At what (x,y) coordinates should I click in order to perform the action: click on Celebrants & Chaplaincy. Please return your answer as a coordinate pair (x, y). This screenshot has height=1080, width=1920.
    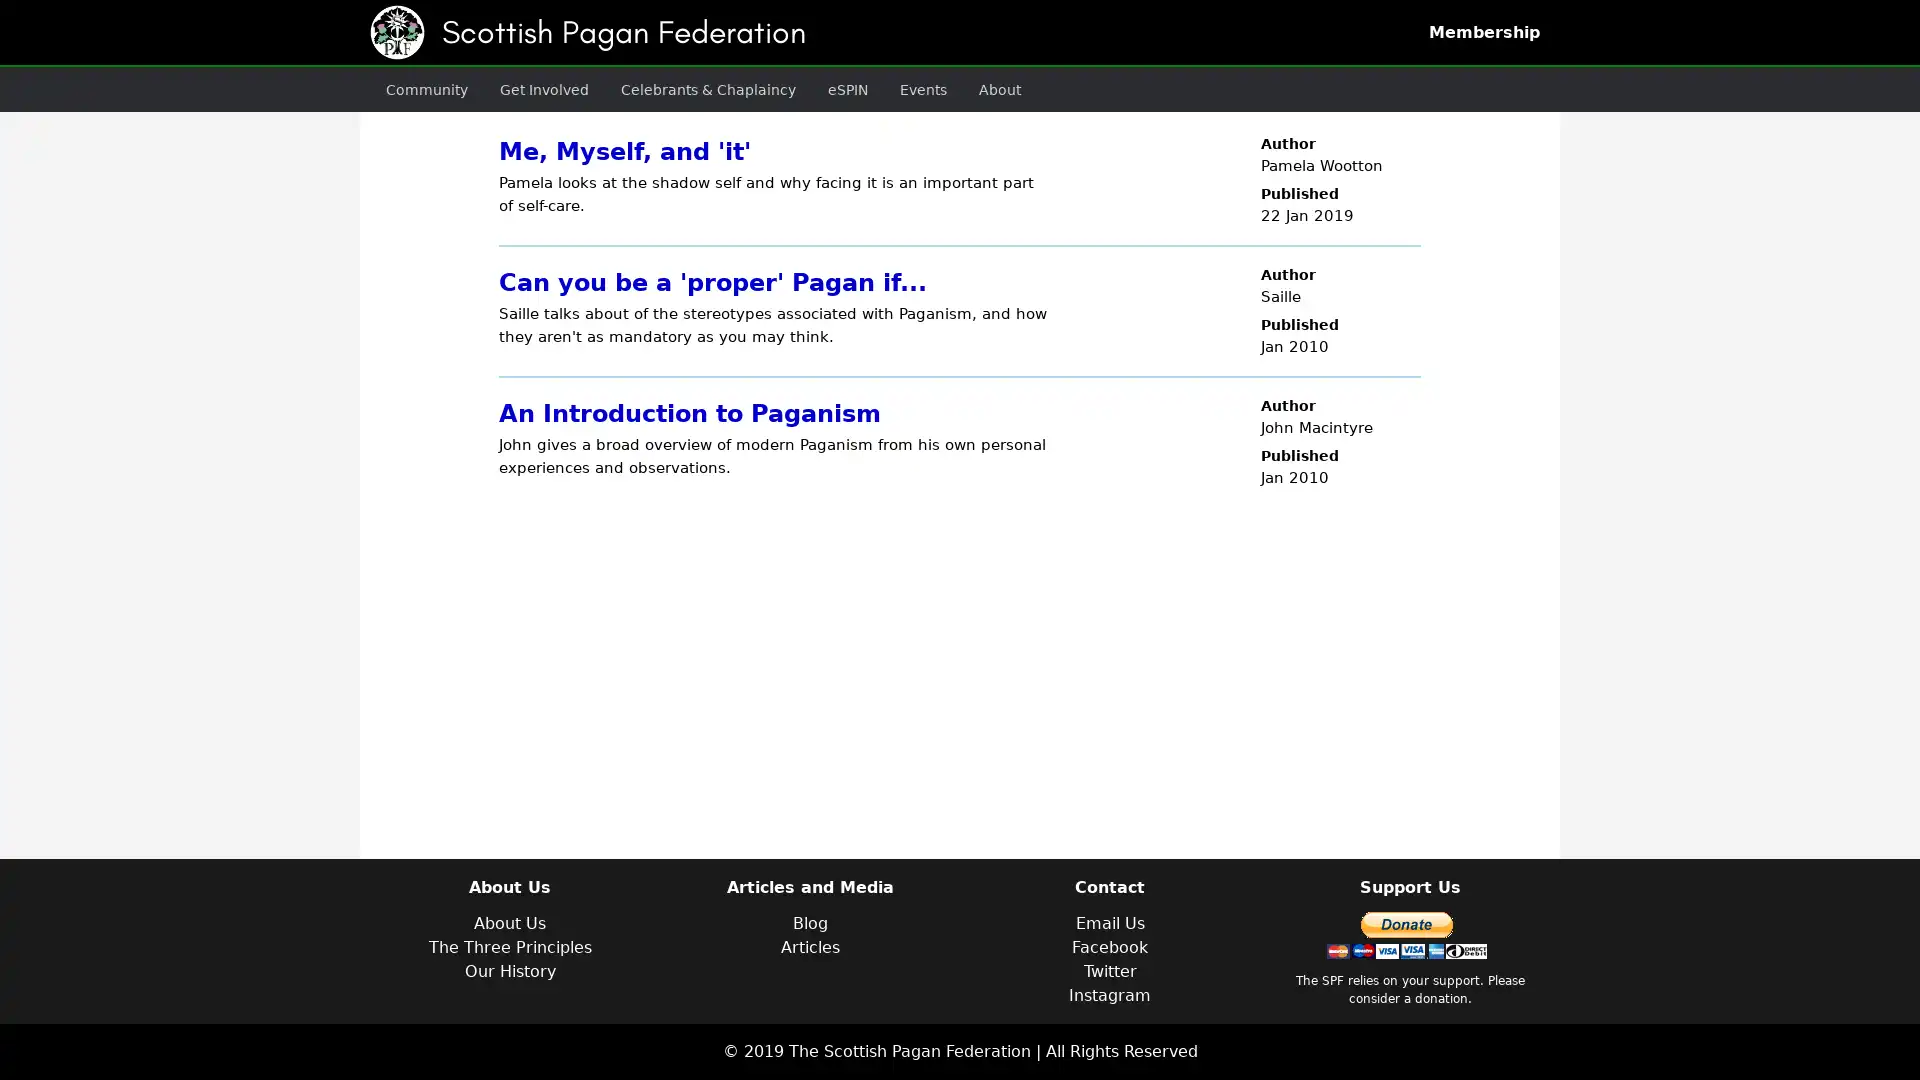
    Looking at the image, I should click on (680, 88).